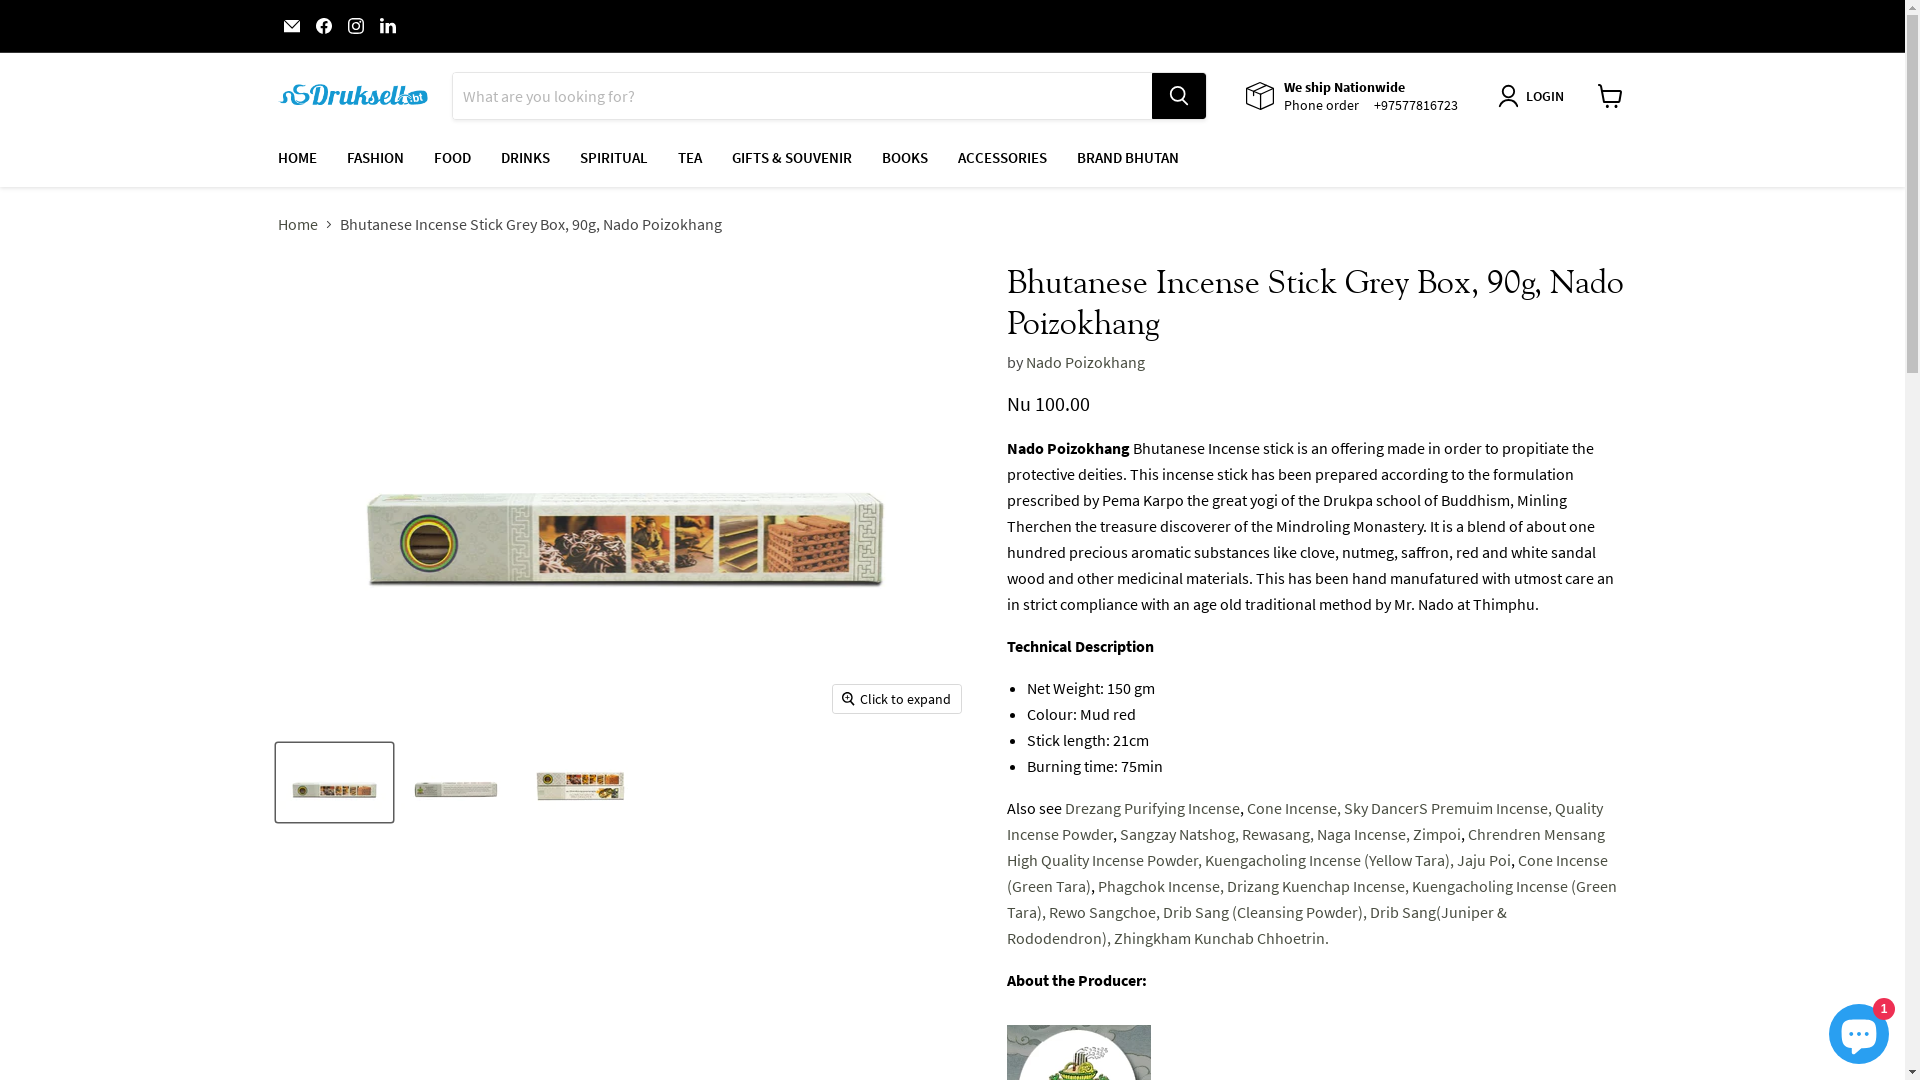 This screenshot has width=1920, height=1080. What do you see at coordinates (1361, 833) in the screenshot?
I see `'Naga Incense,'` at bounding box center [1361, 833].